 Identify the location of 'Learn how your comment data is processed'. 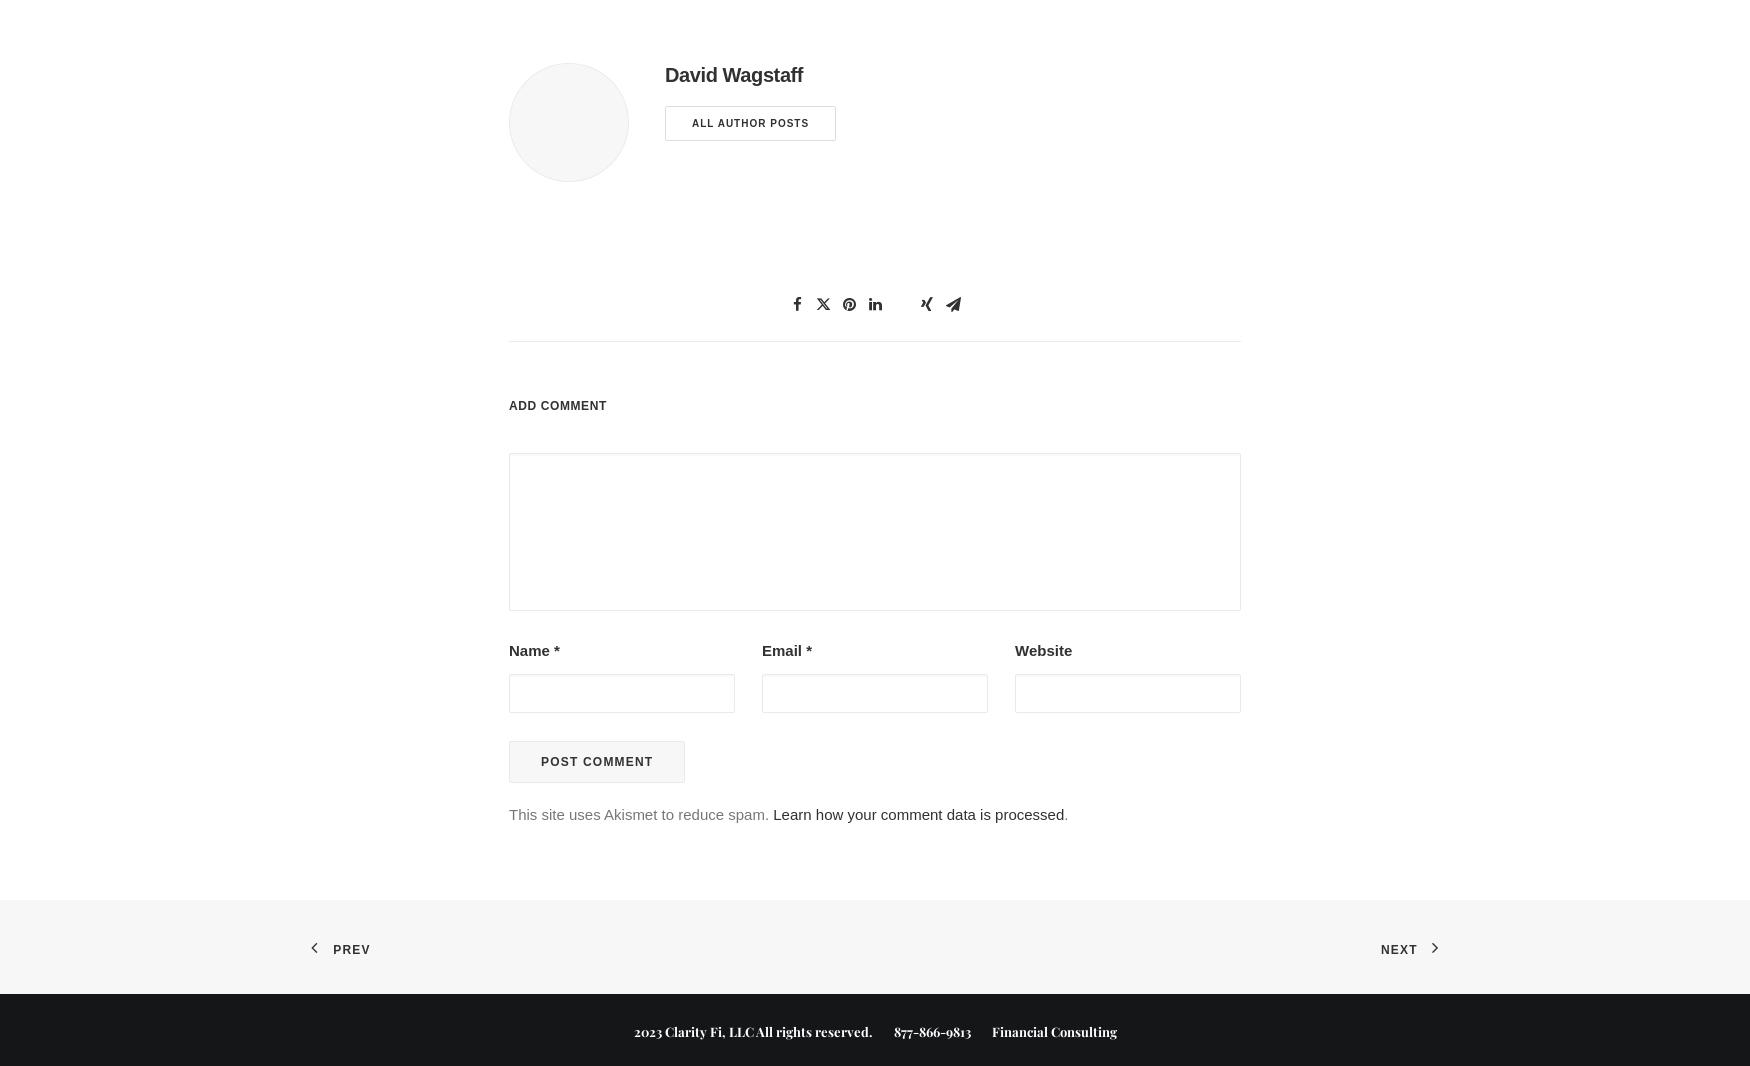
(917, 813).